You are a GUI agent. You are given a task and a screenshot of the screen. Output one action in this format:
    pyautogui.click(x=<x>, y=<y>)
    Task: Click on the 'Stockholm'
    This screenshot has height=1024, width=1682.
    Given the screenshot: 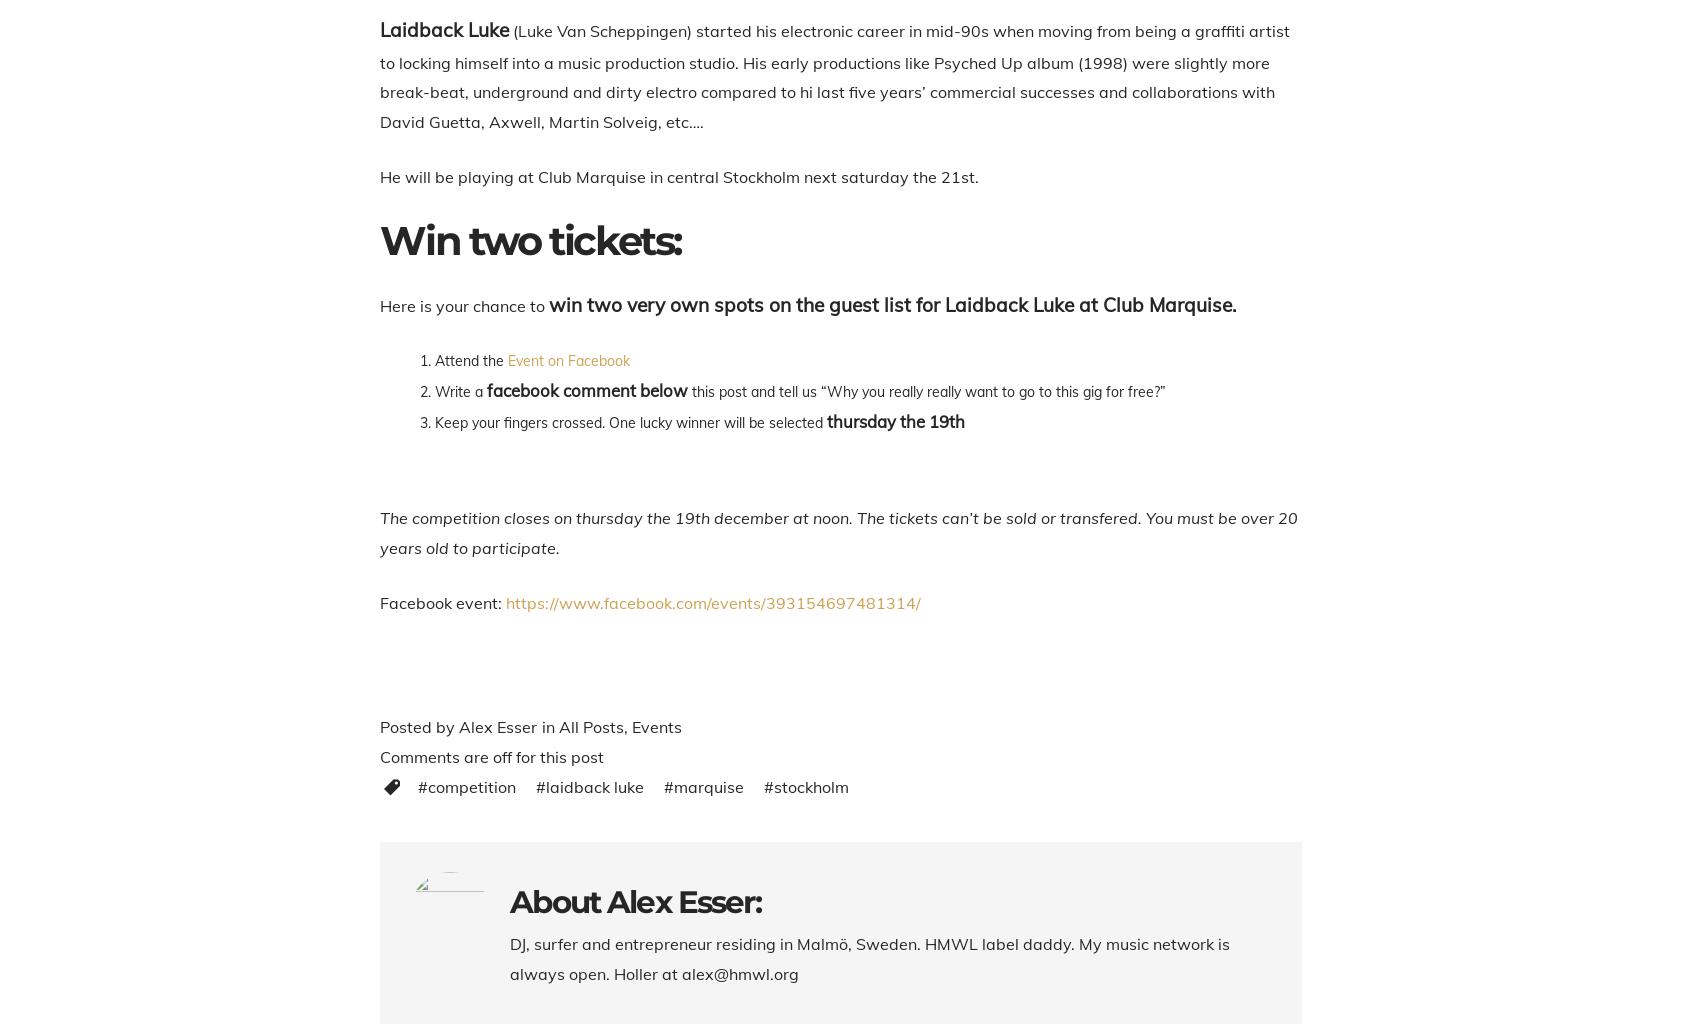 What is the action you would take?
    pyautogui.click(x=810, y=786)
    